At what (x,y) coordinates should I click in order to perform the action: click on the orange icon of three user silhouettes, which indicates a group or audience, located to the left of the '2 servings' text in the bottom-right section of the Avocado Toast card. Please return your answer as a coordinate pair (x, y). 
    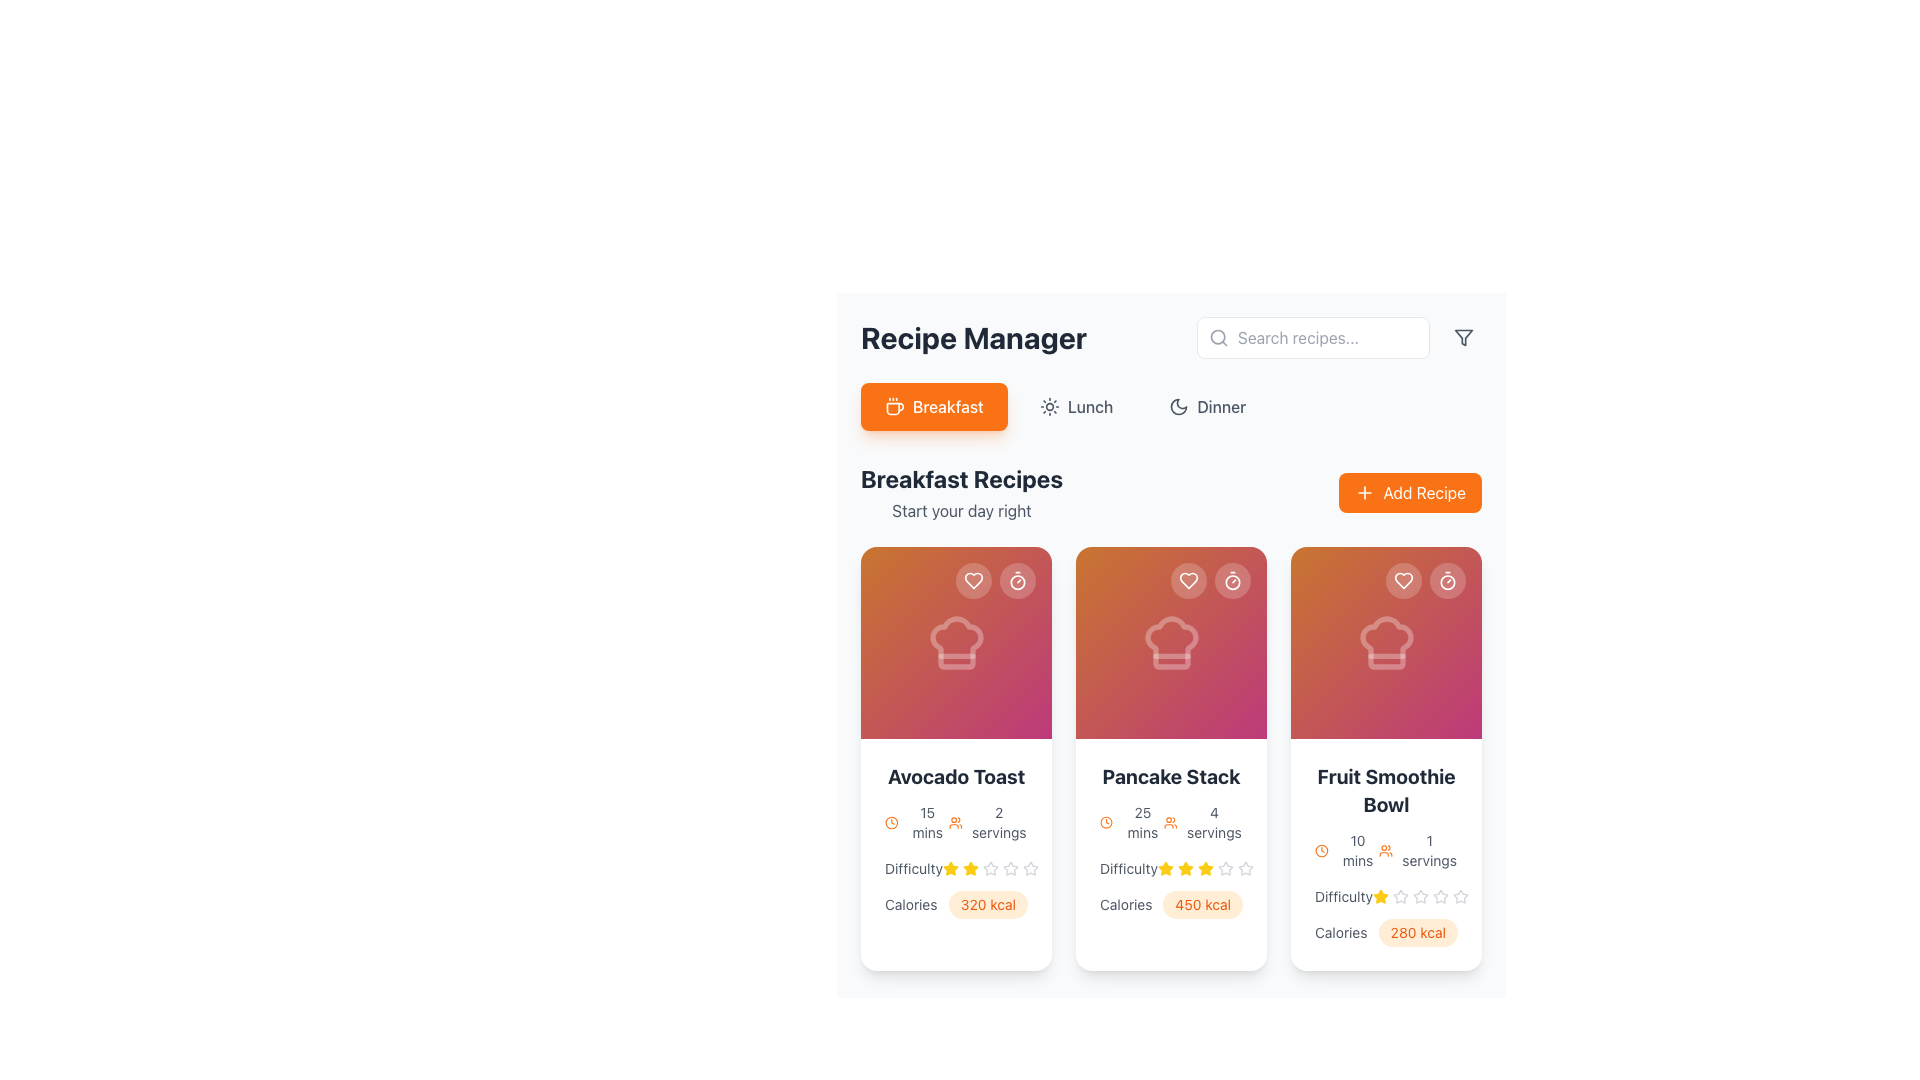
    Looking at the image, I should click on (954, 822).